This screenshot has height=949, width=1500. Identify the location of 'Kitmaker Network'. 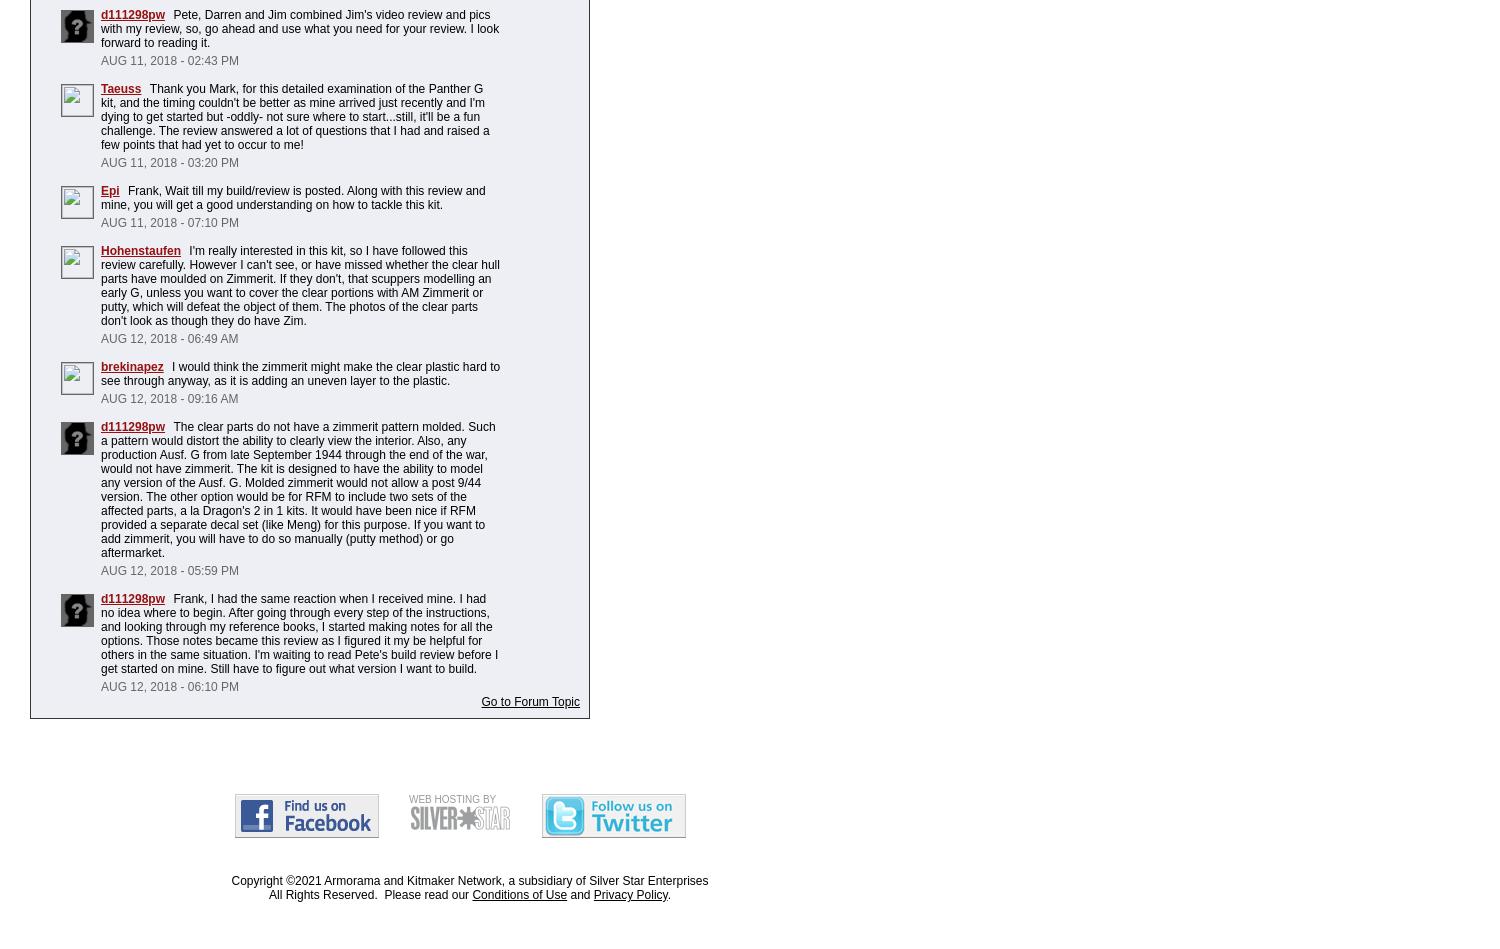
(453, 879).